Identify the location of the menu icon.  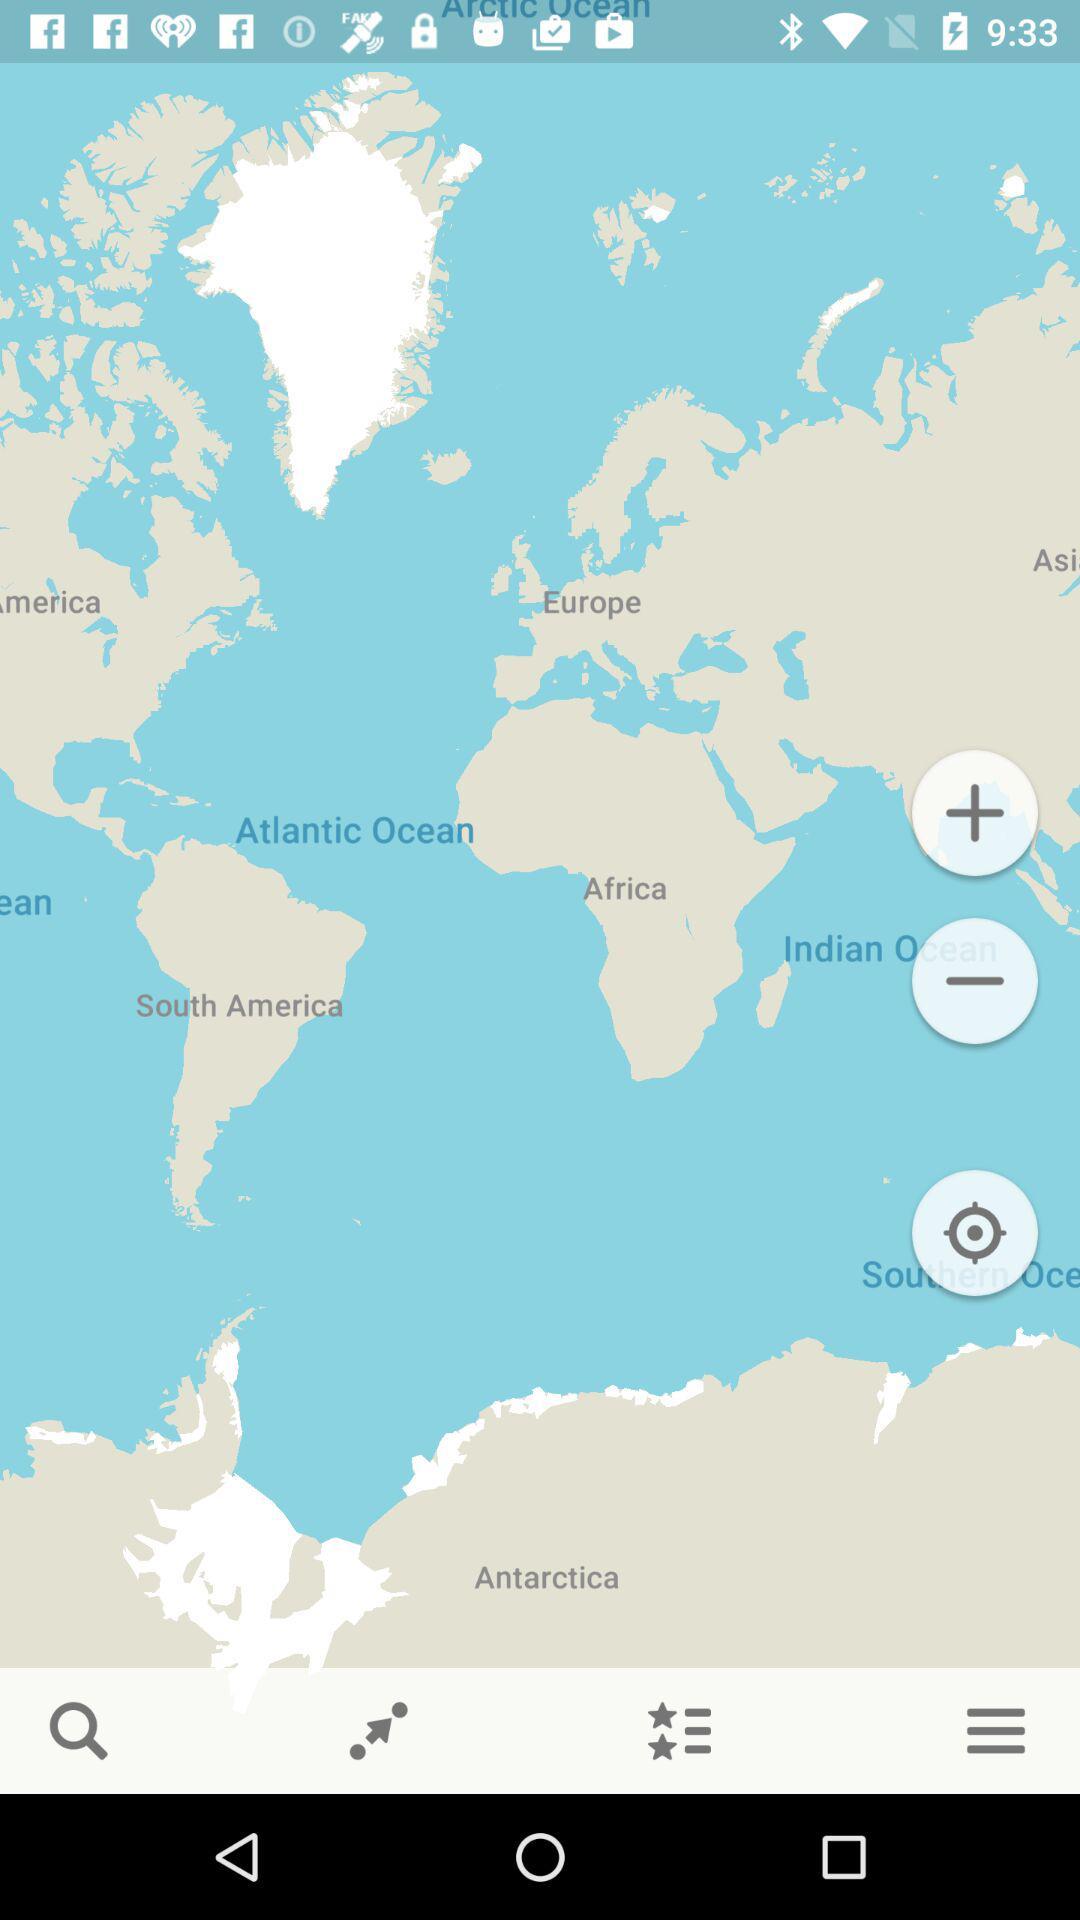
(990, 1730).